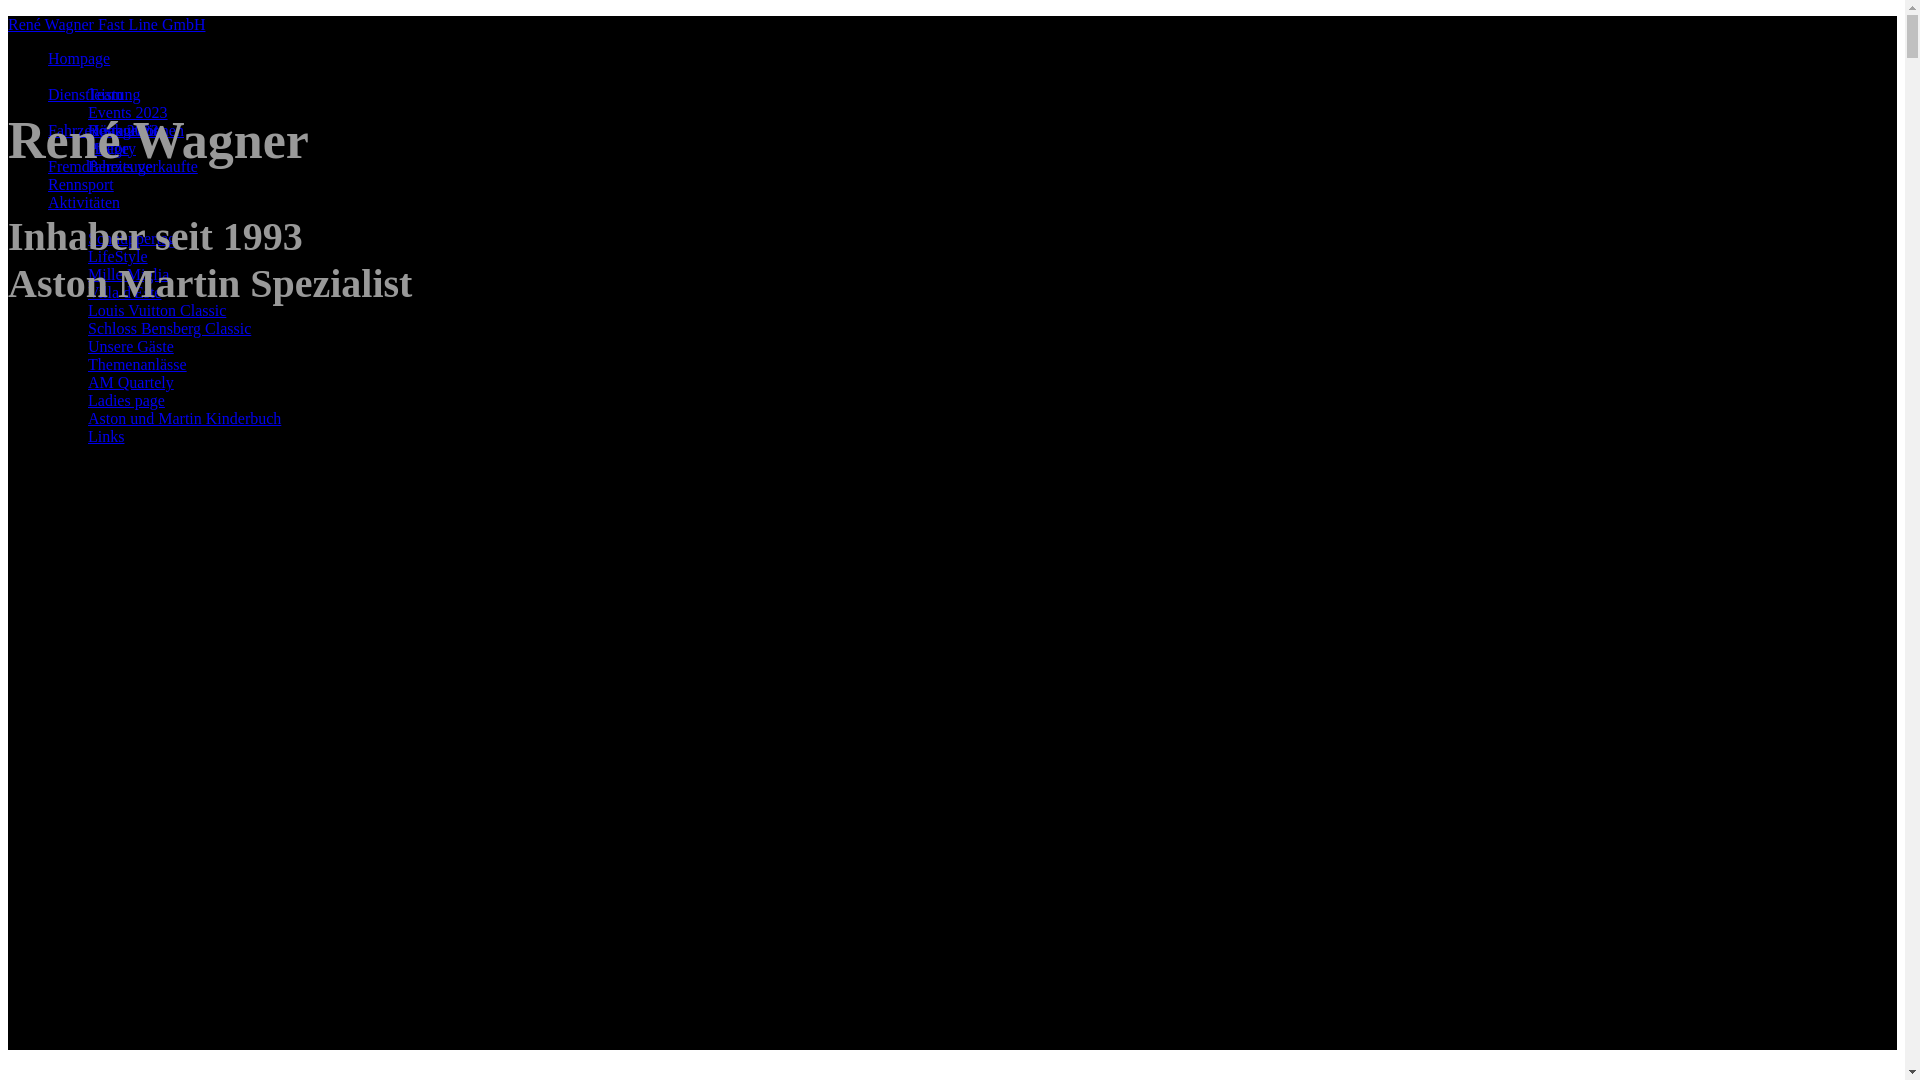  What do you see at coordinates (86, 112) in the screenshot?
I see `'Events 2023'` at bounding box center [86, 112].